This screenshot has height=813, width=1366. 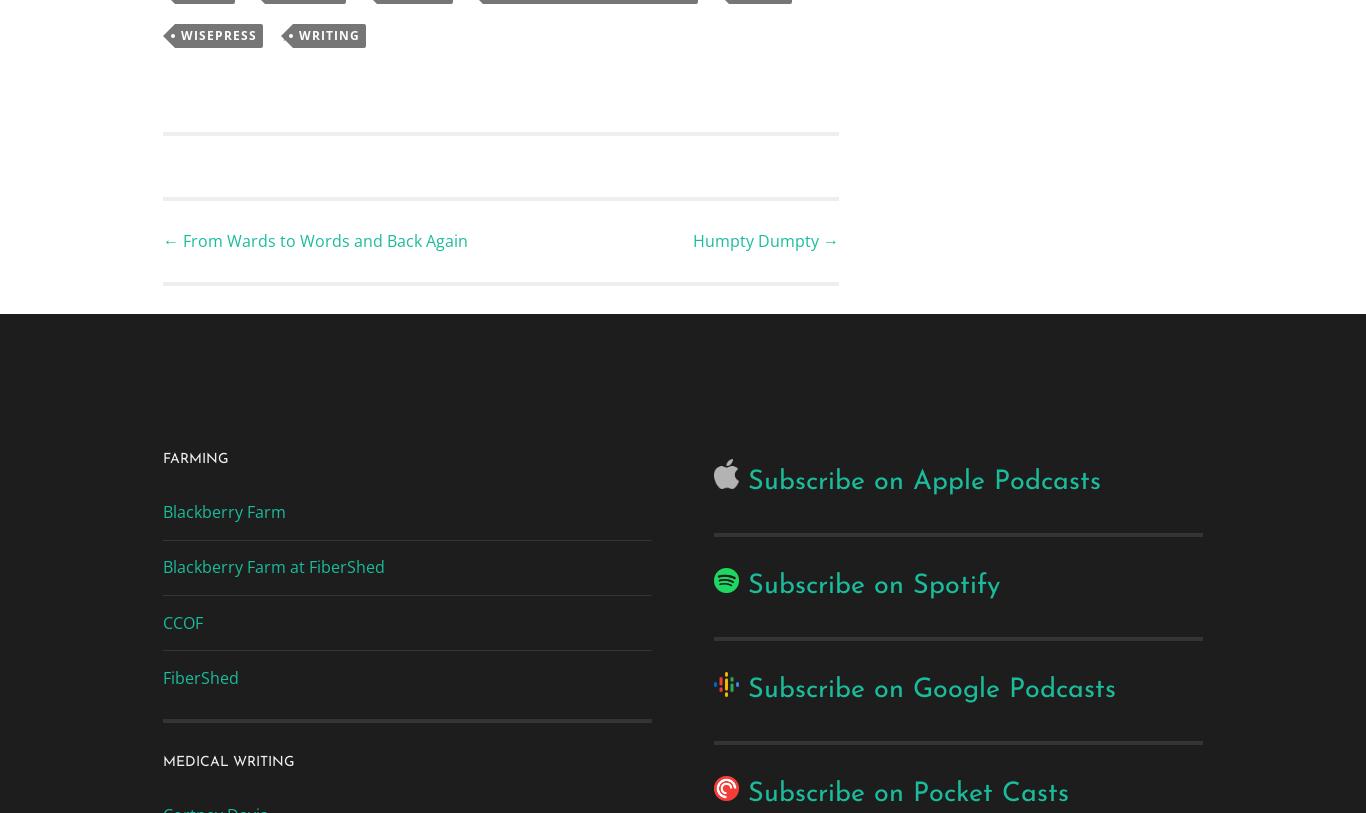 What do you see at coordinates (161, 761) in the screenshot?
I see `'Medical Writing'` at bounding box center [161, 761].